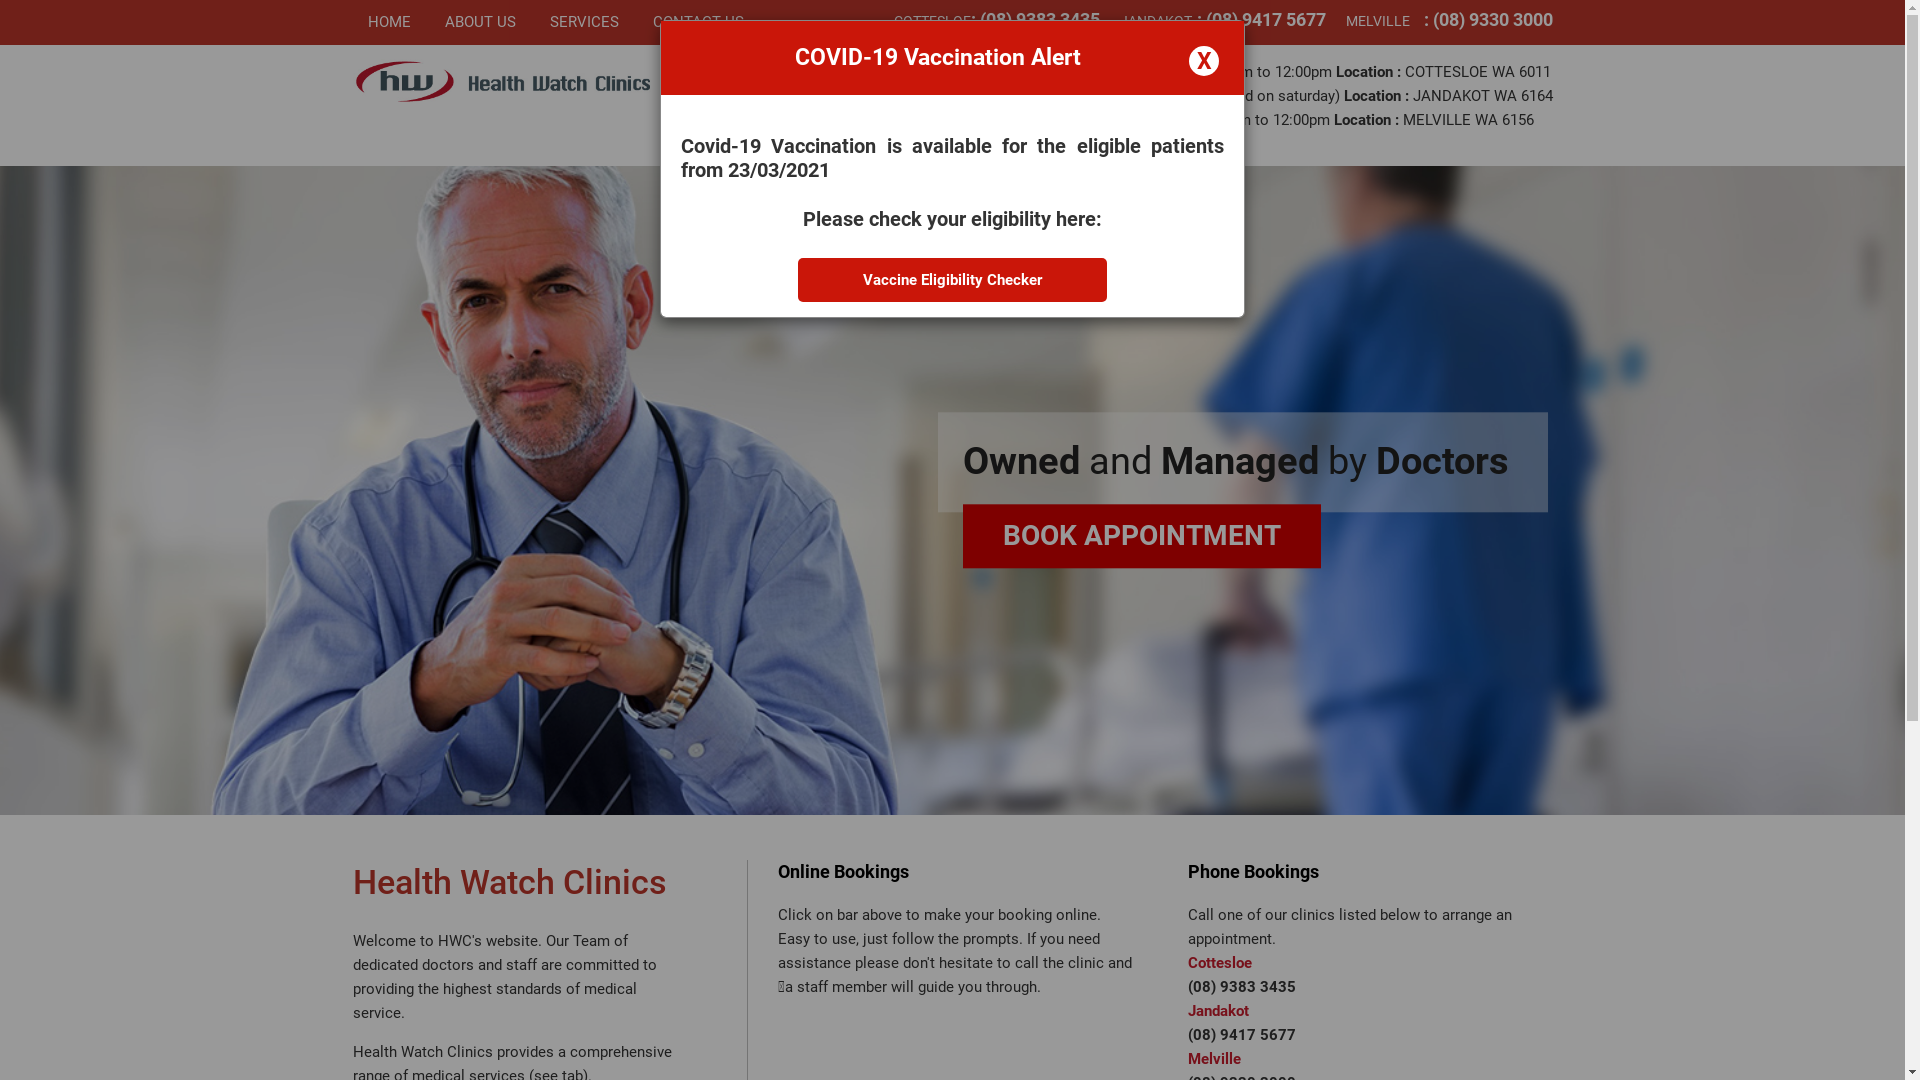 This screenshot has width=1920, height=1080. Describe the element at coordinates (398, 22) in the screenshot. I see `'HOME'` at that location.